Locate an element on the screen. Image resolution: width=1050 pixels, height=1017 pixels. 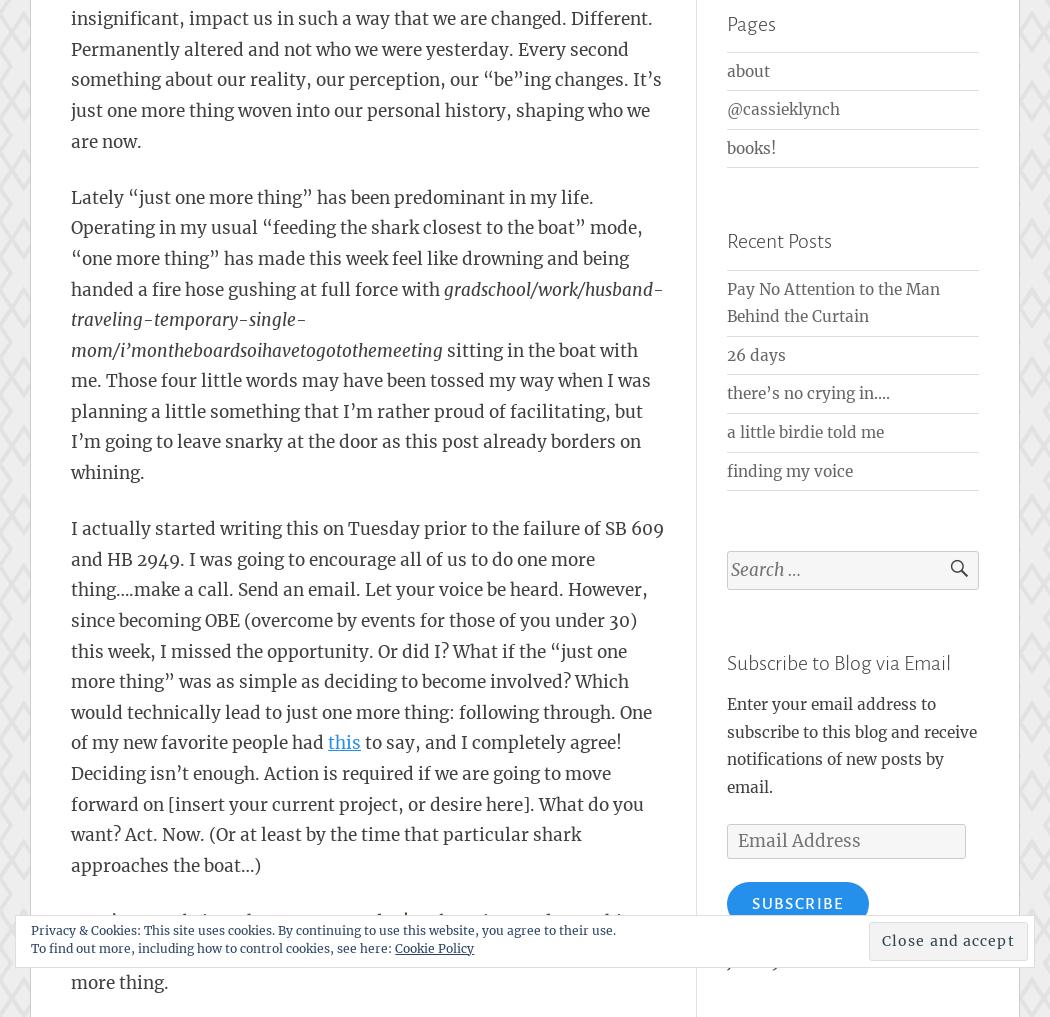
'@cassieklynch' is located at coordinates (783, 109).